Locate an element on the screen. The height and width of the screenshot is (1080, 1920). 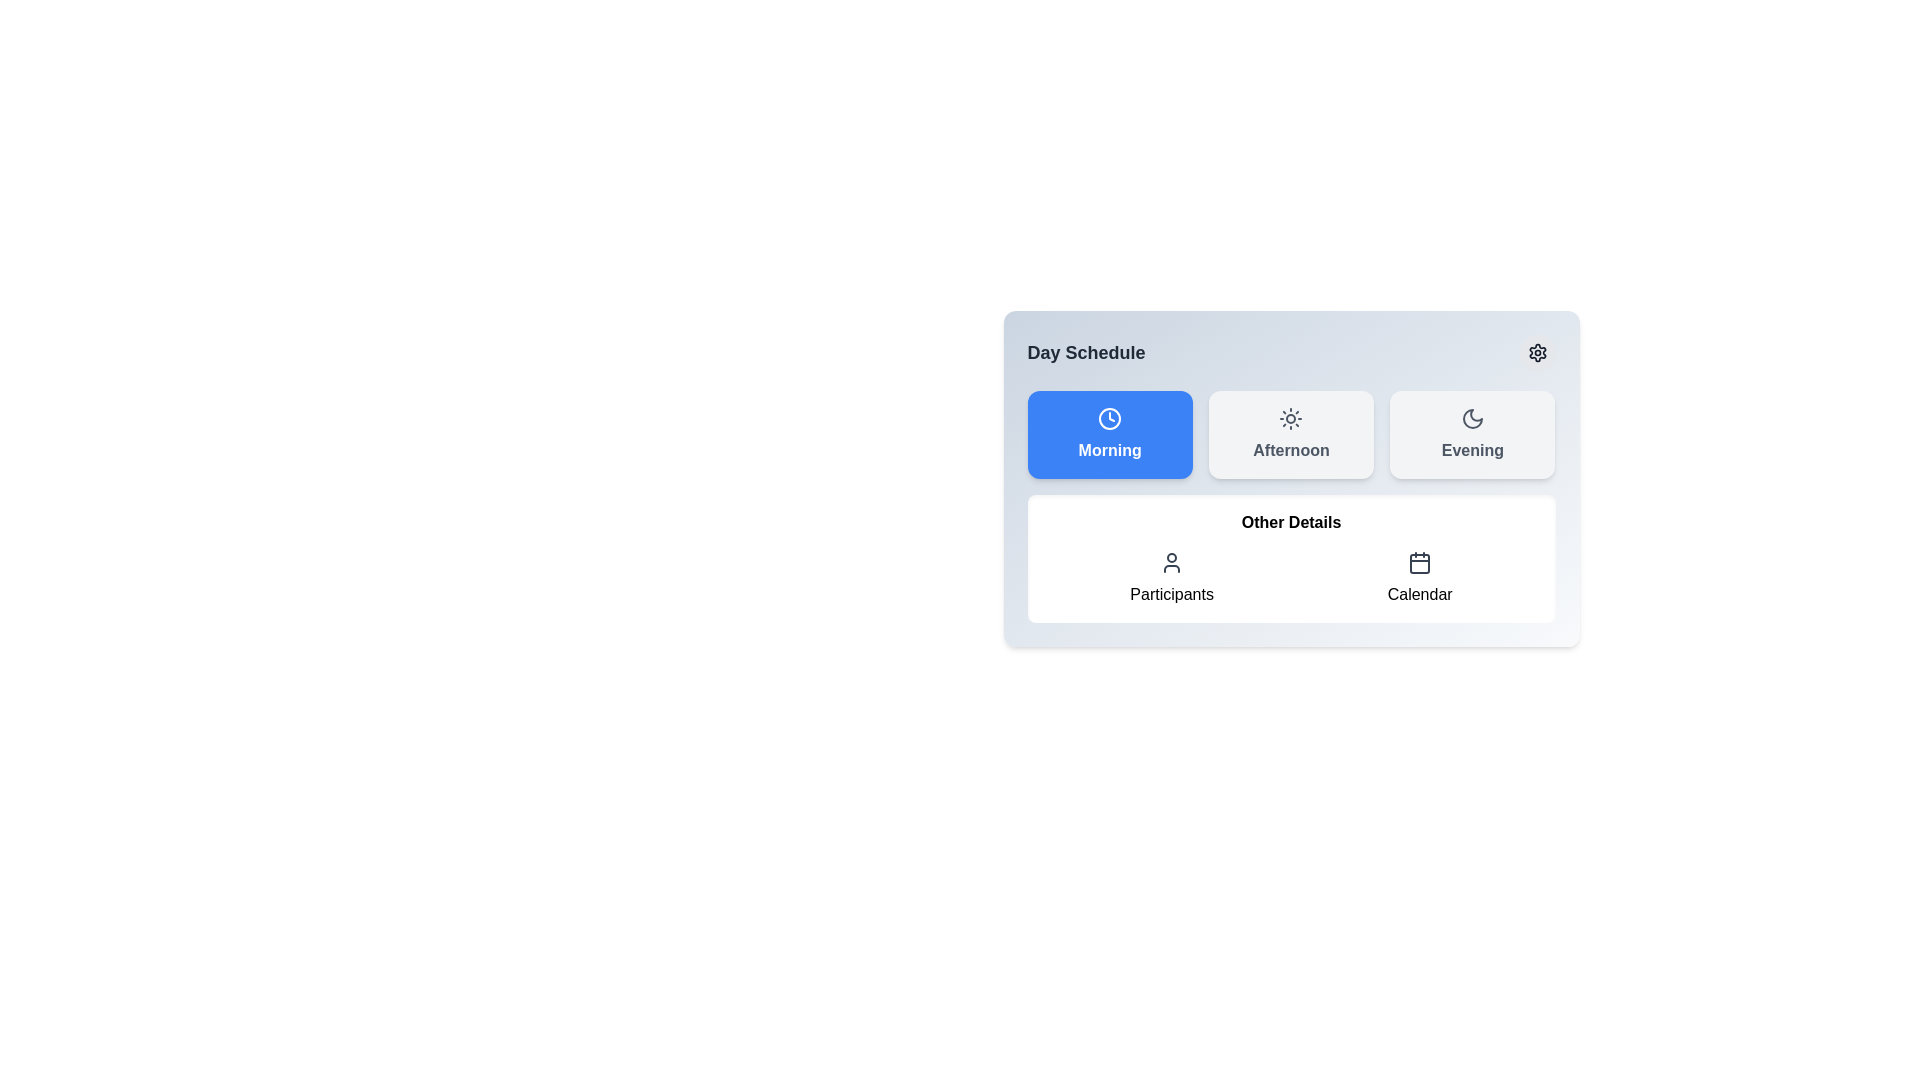
the gear-shaped icon within the circular button located in the top-right corner of the 'Day Schedule' panel is located at coordinates (1536, 352).